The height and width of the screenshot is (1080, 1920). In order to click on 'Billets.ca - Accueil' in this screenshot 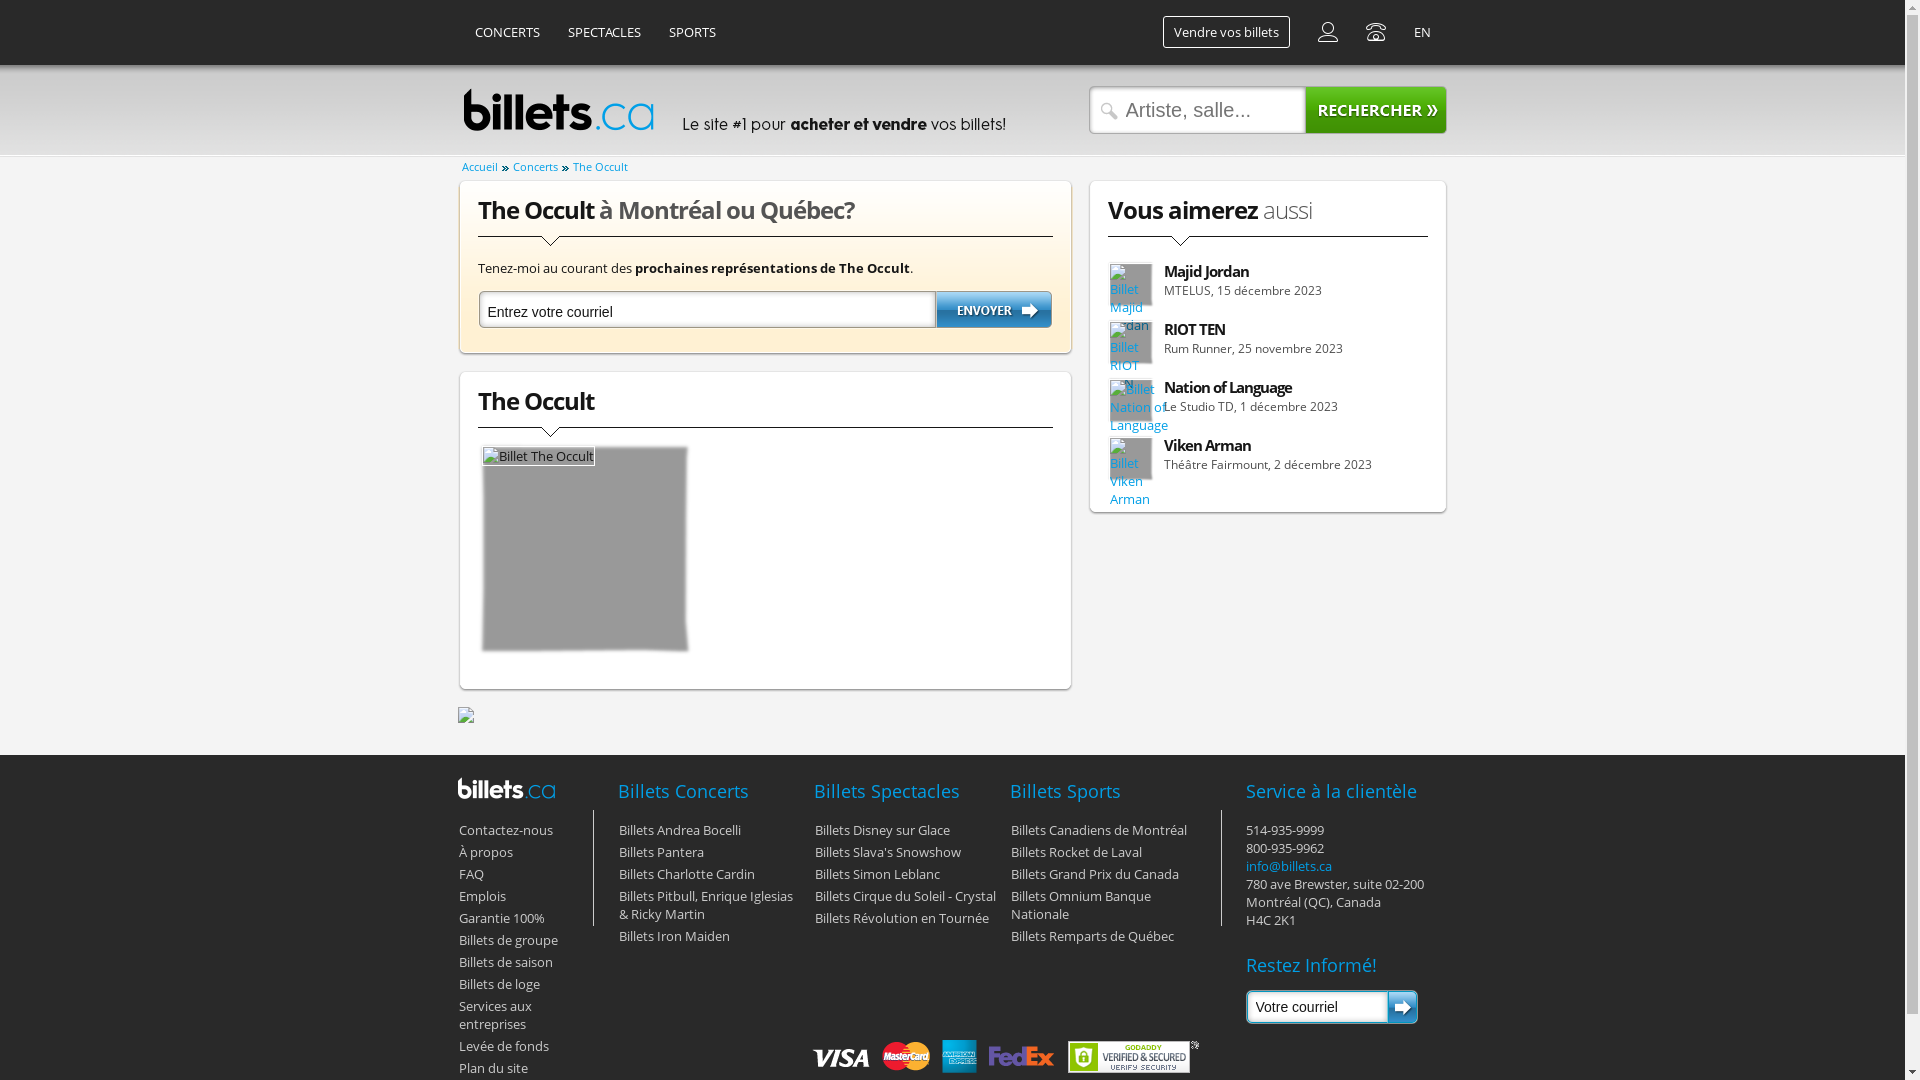, I will do `click(557, 110)`.